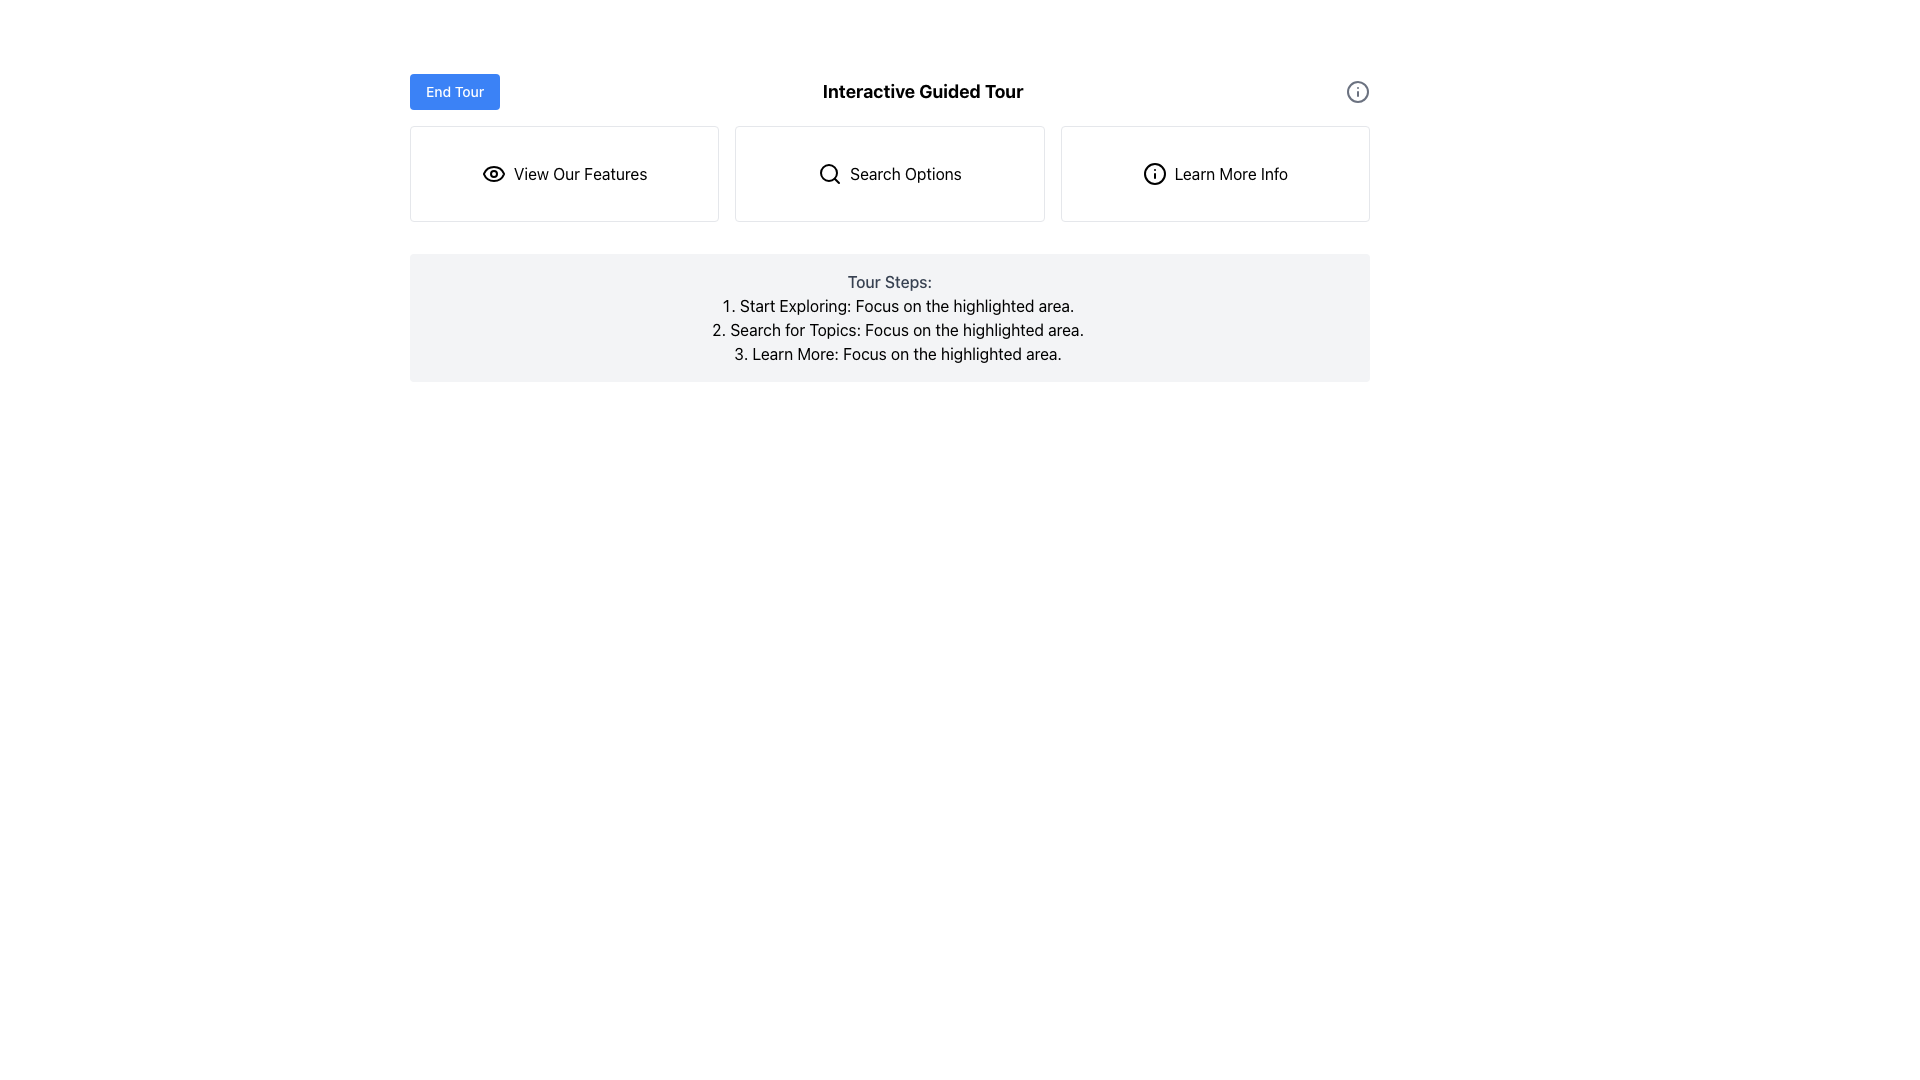 Image resolution: width=1920 pixels, height=1080 pixels. What do you see at coordinates (896, 353) in the screenshot?
I see `the text element reading 'Learn More: Focus on the highlighted area.' which is the third item in the 'Tour Steps' list` at bounding box center [896, 353].